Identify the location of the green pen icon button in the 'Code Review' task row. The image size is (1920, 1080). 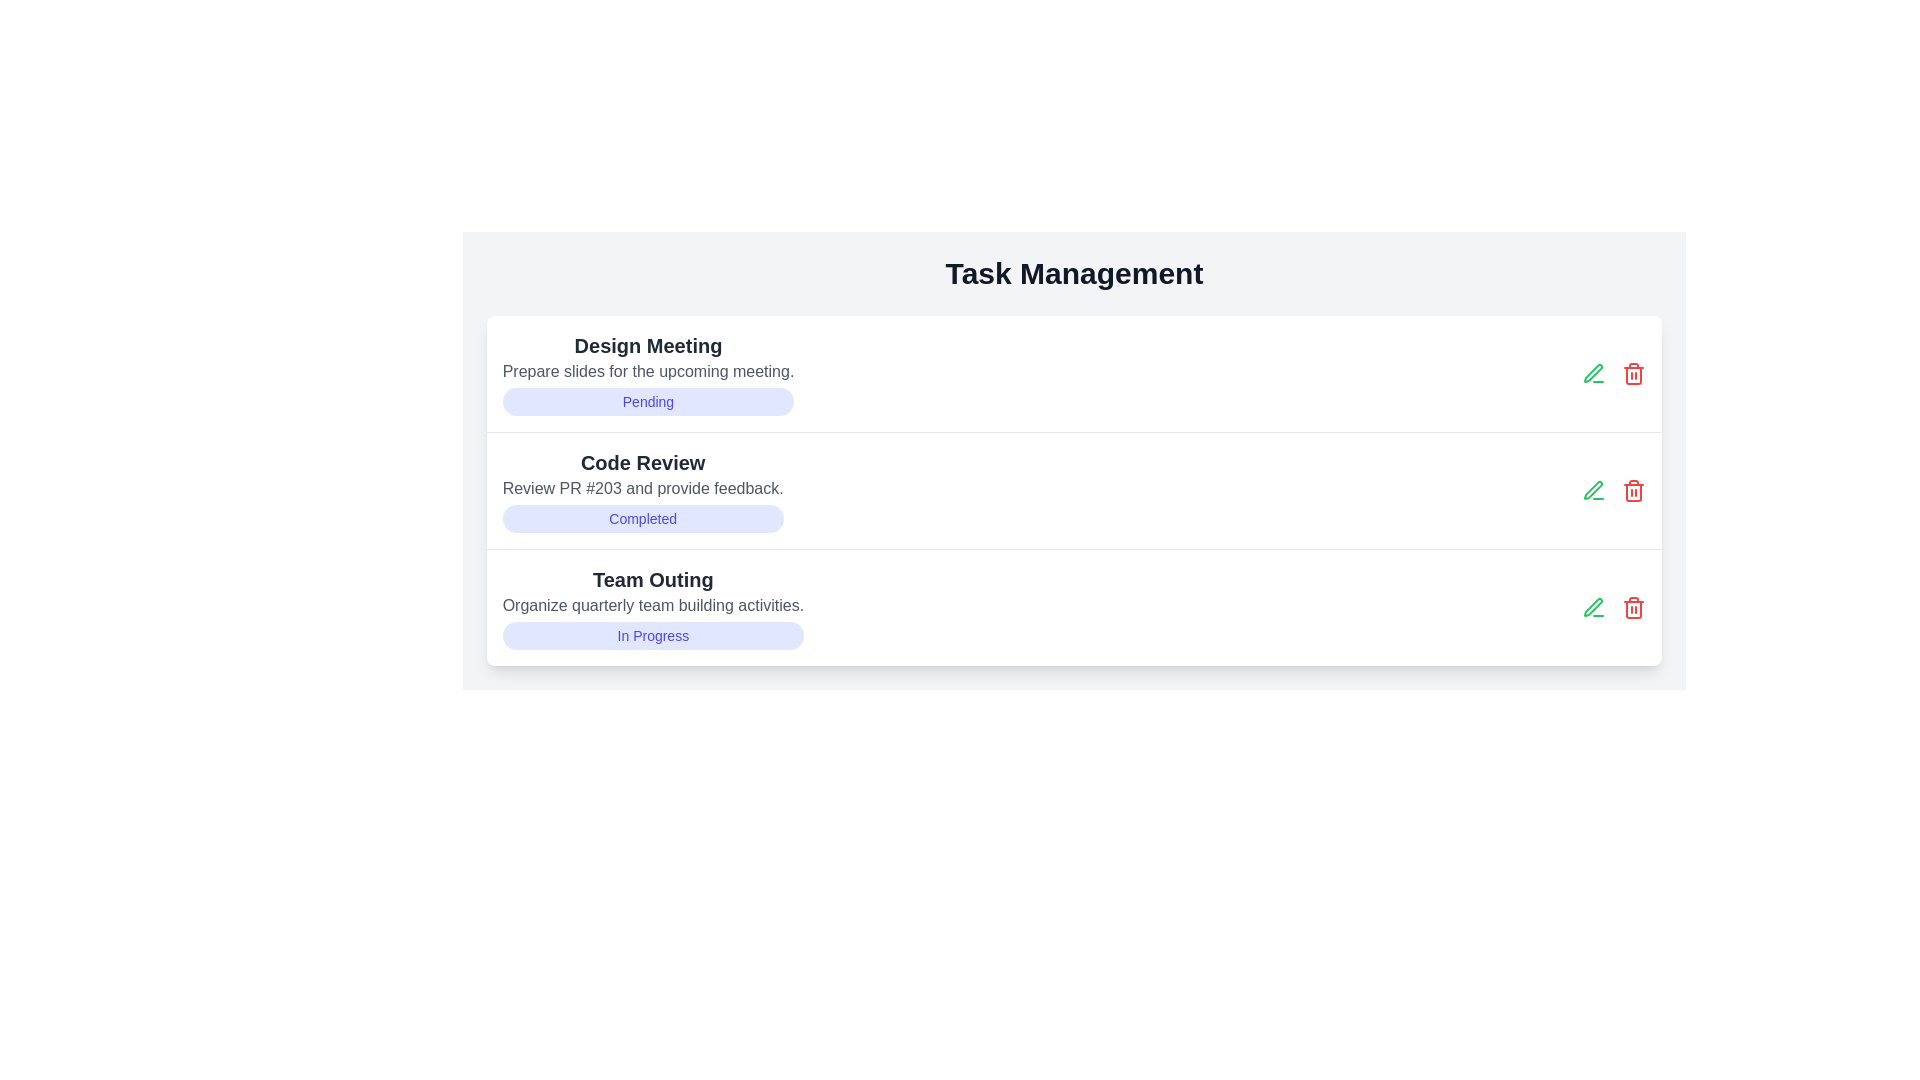
(1593, 374).